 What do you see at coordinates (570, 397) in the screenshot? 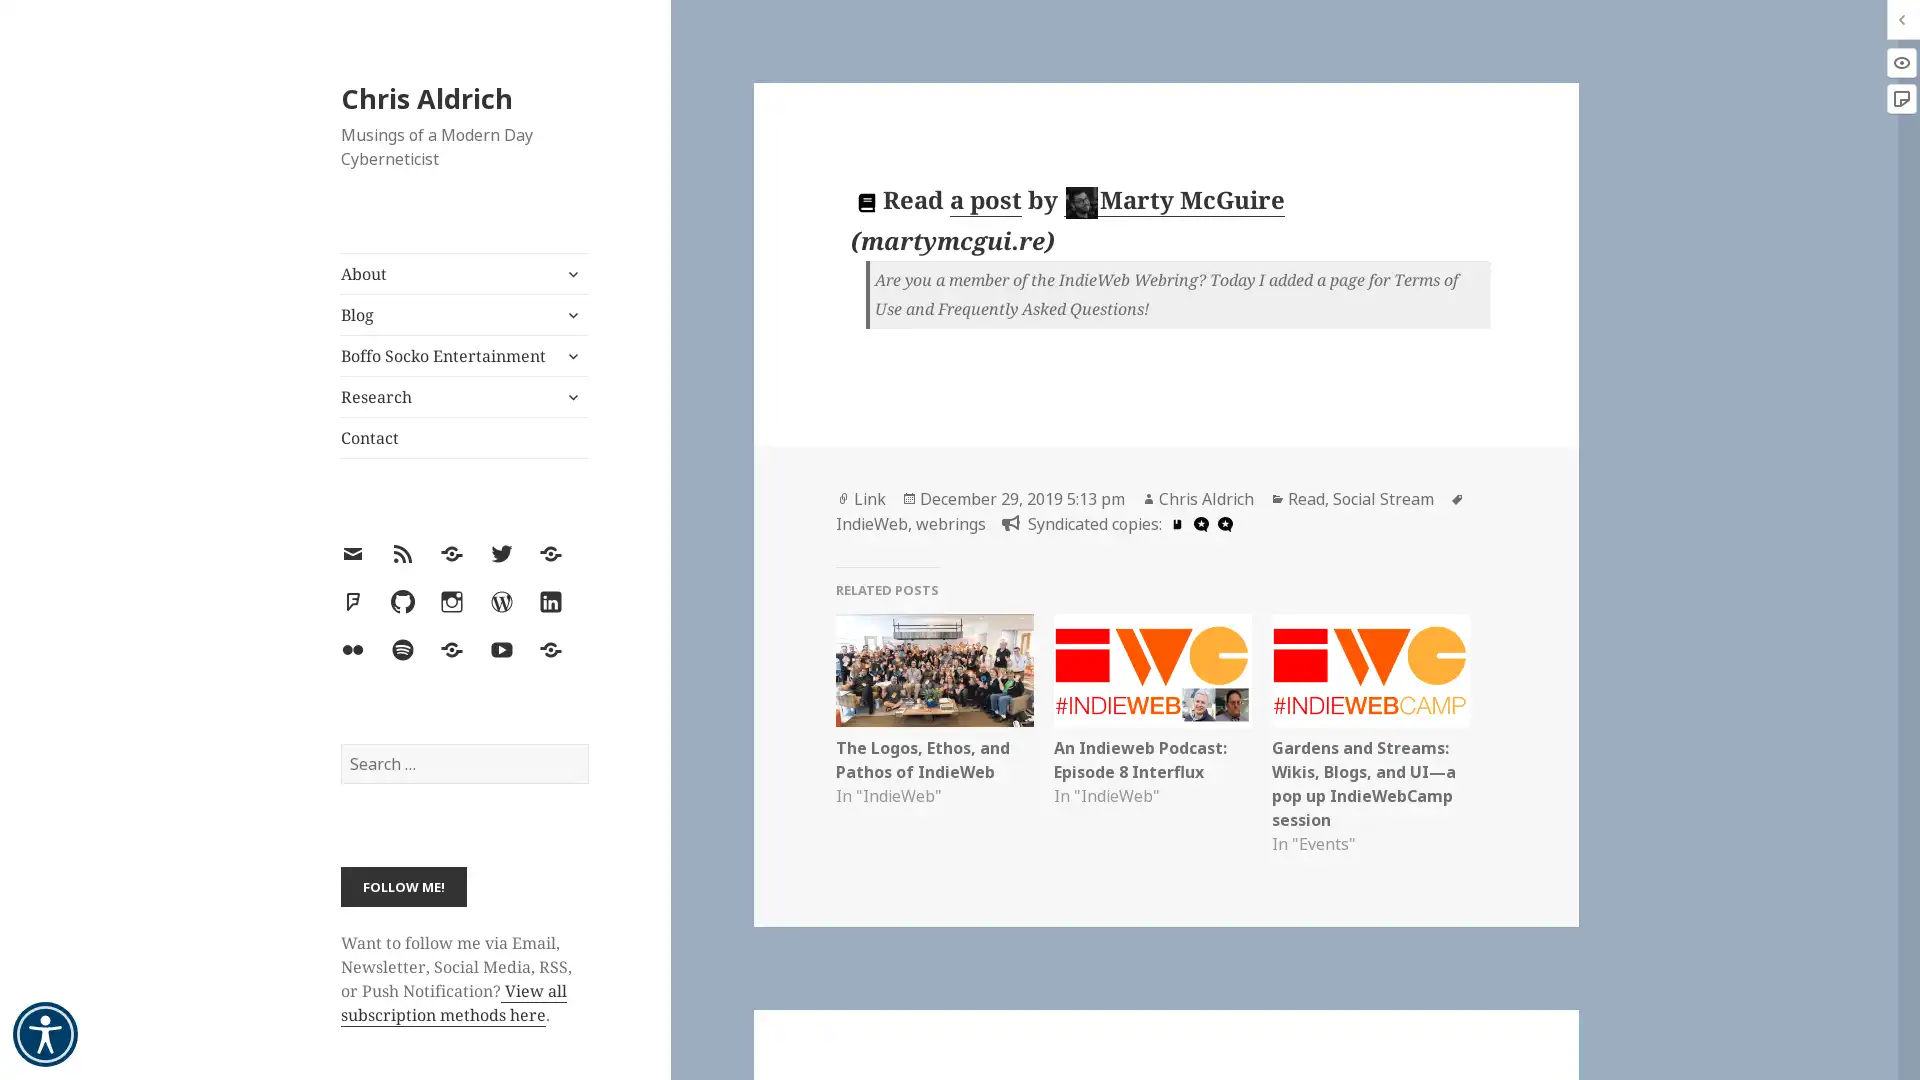
I see `expand child menu` at bounding box center [570, 397].